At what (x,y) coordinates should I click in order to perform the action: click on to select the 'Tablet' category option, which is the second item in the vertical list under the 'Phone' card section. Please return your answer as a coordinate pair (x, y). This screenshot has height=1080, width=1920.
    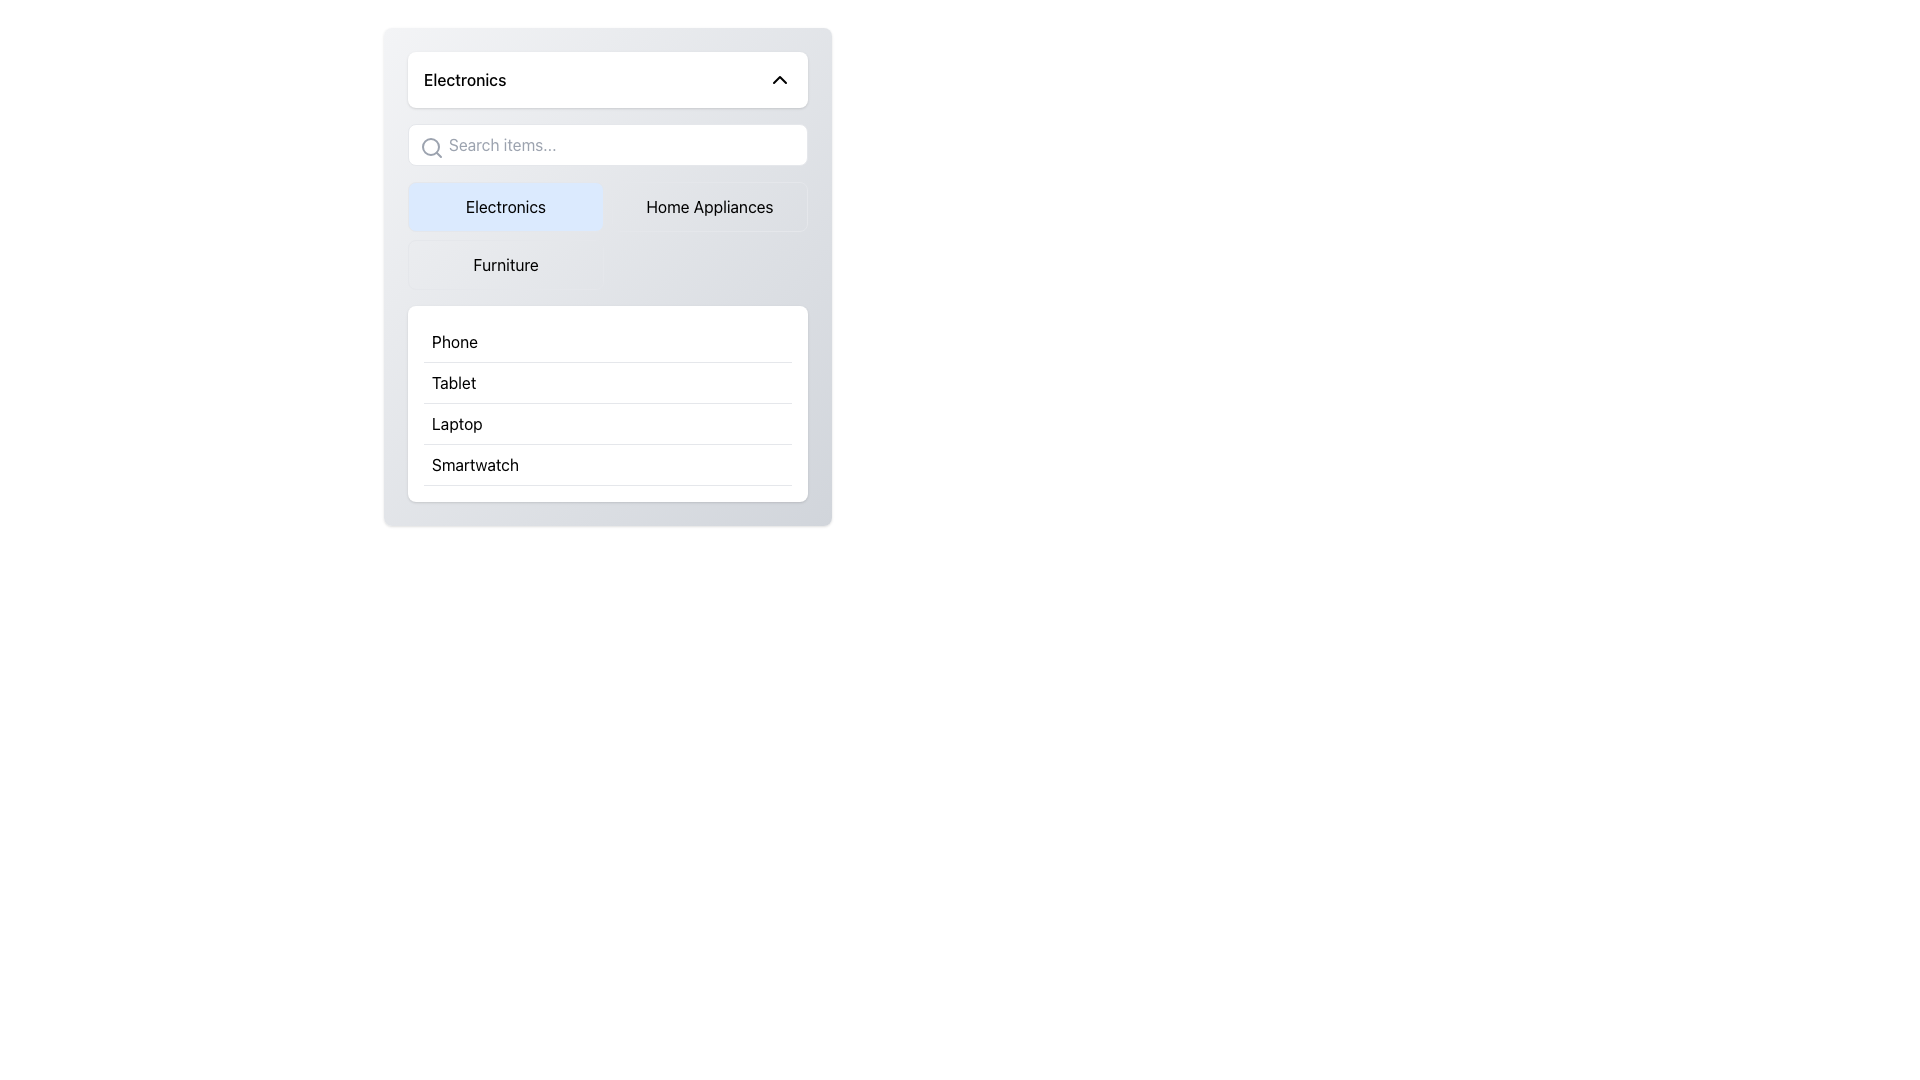
    Looking at the image, I should click on (607, 382).